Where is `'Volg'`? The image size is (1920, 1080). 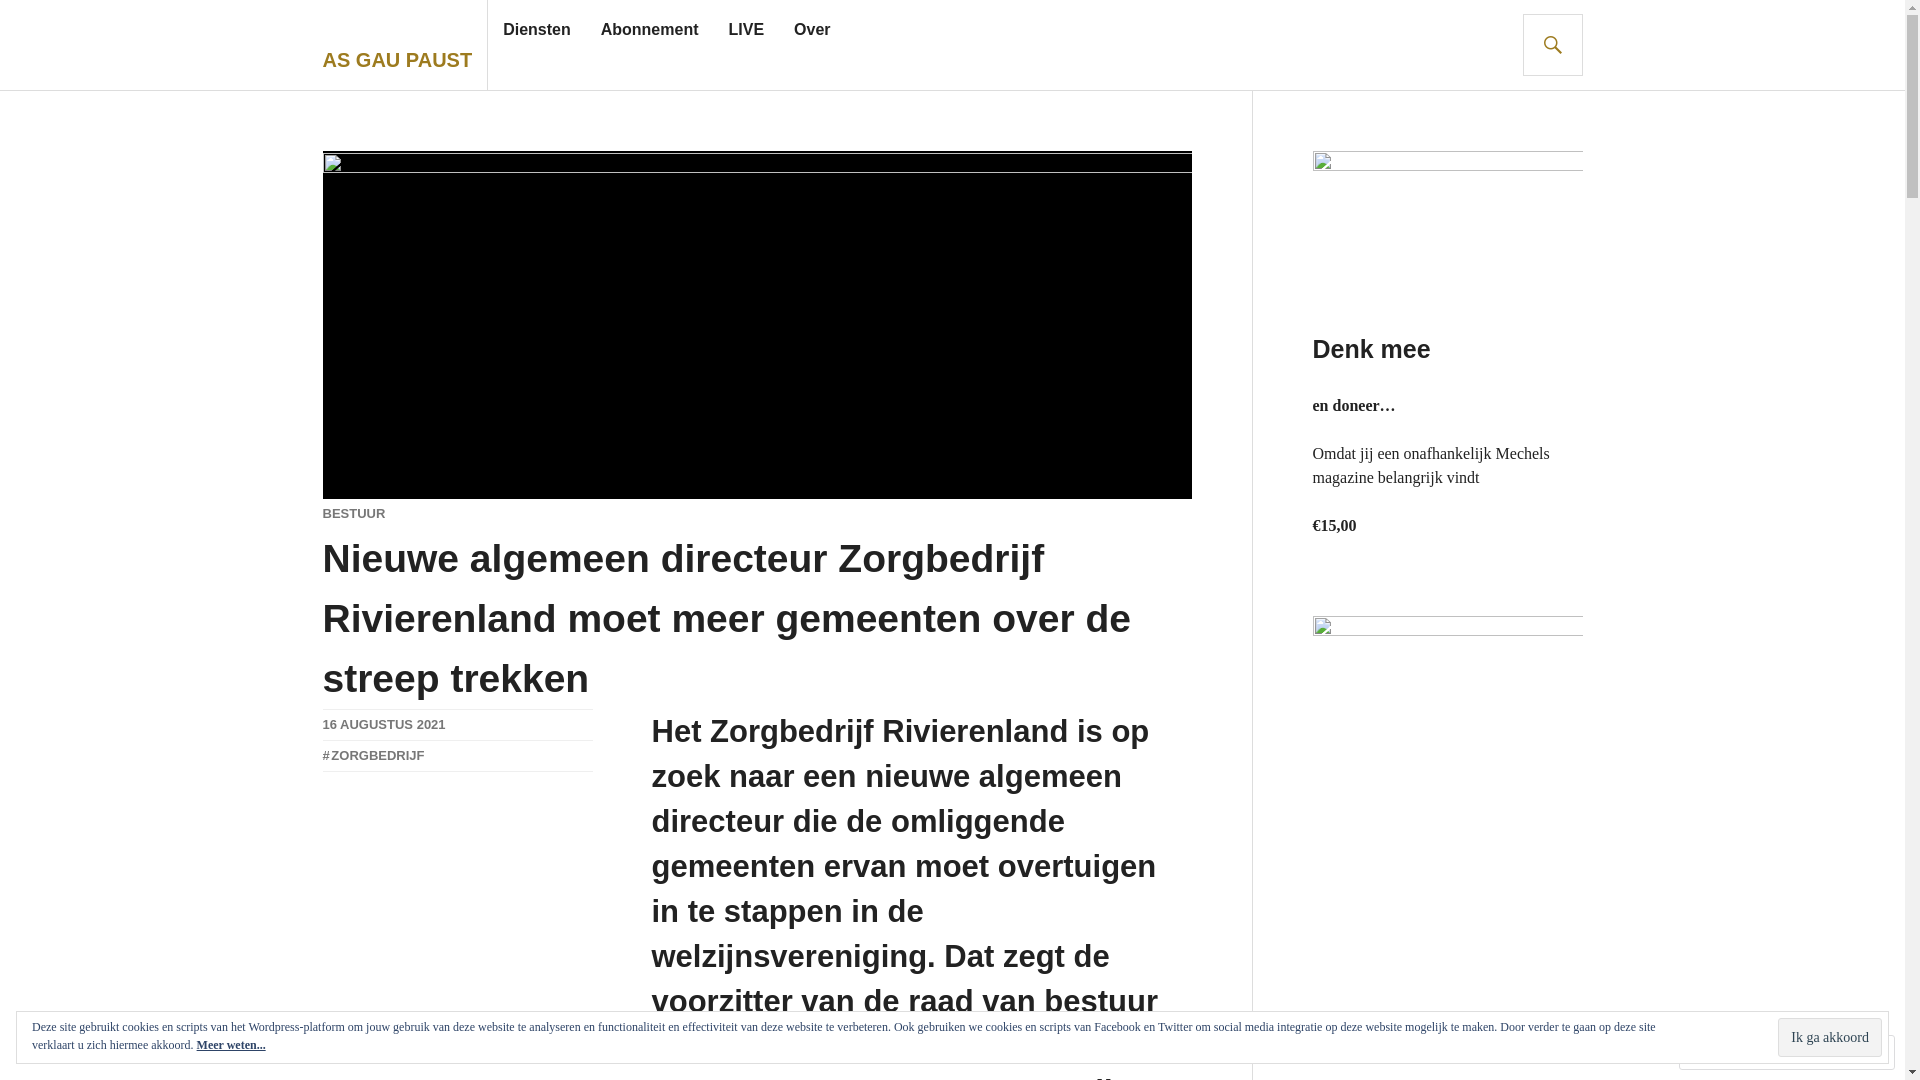
'Volg' is located at coordinates (1816, 1051).